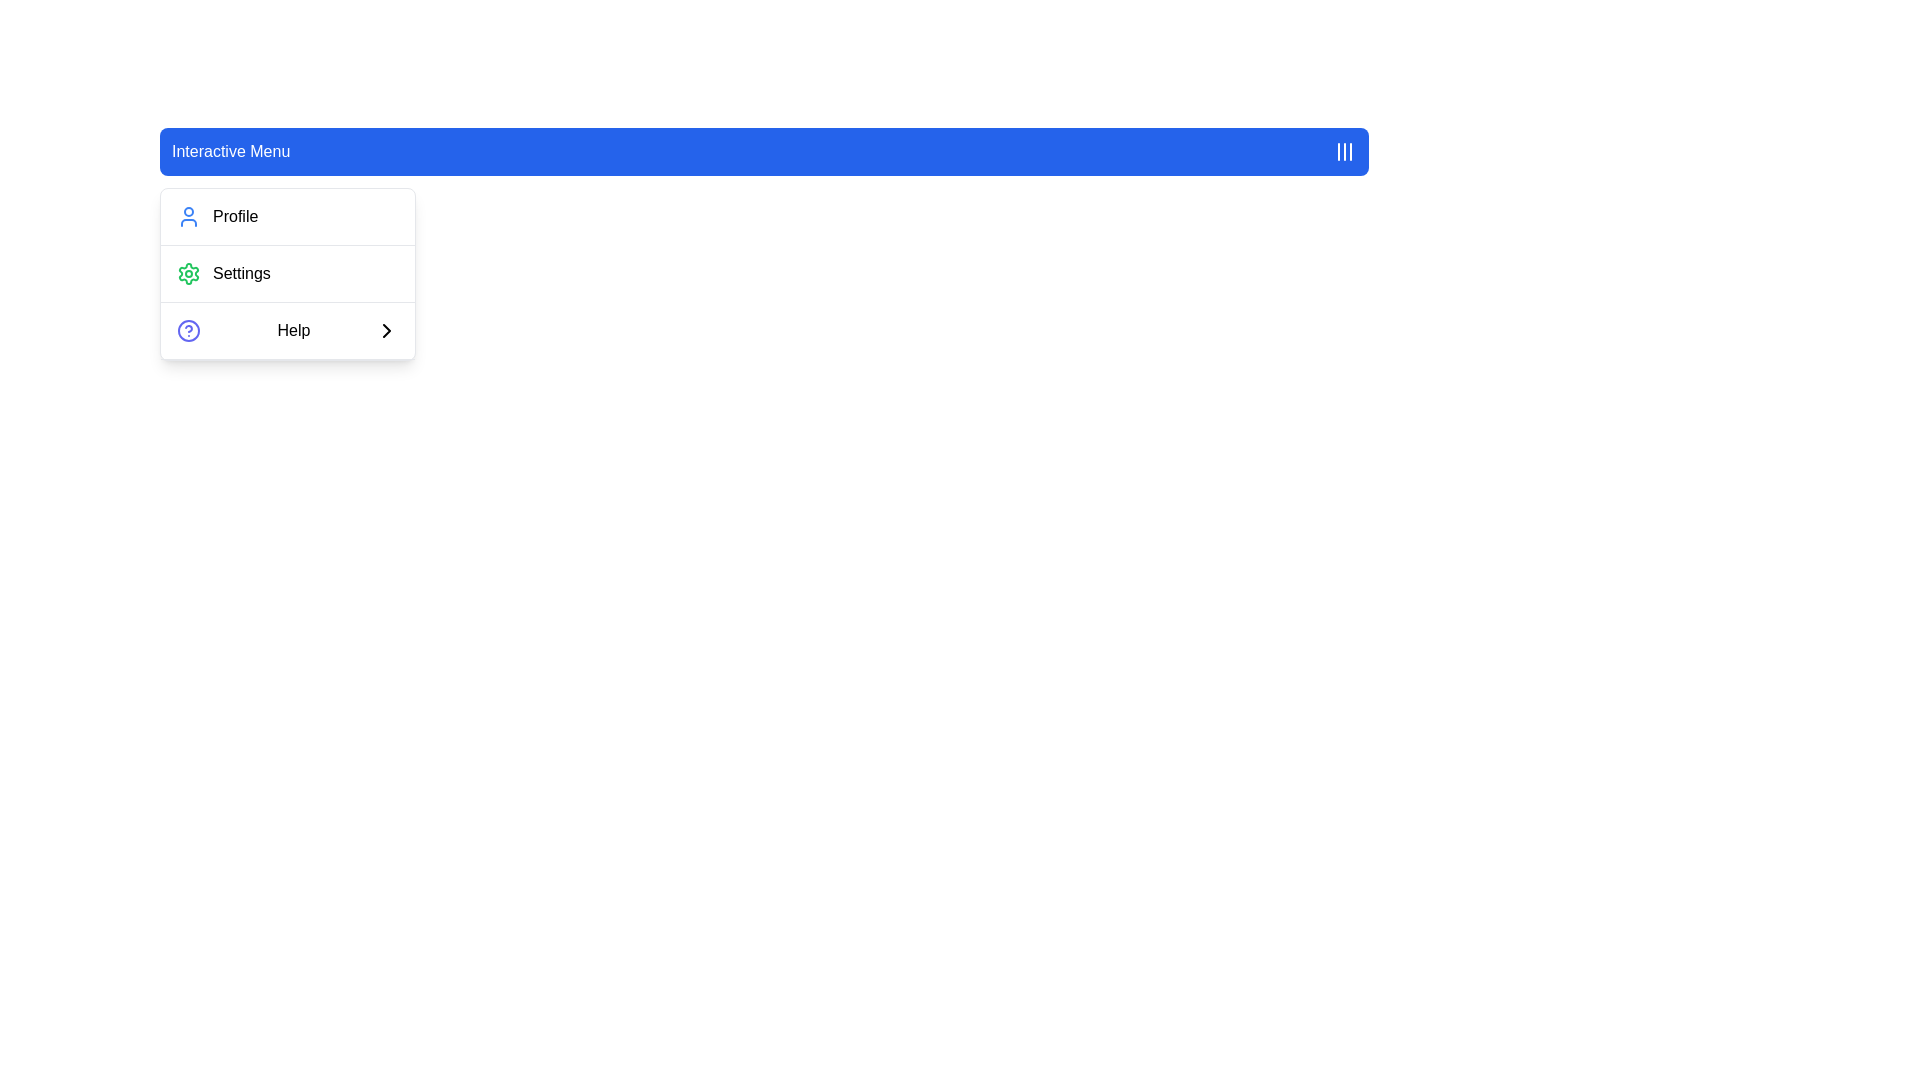  I want to click on the first item in the dropdown menu that serves as a navigation option for accessing the 'Profile' section, so click(287, 217).